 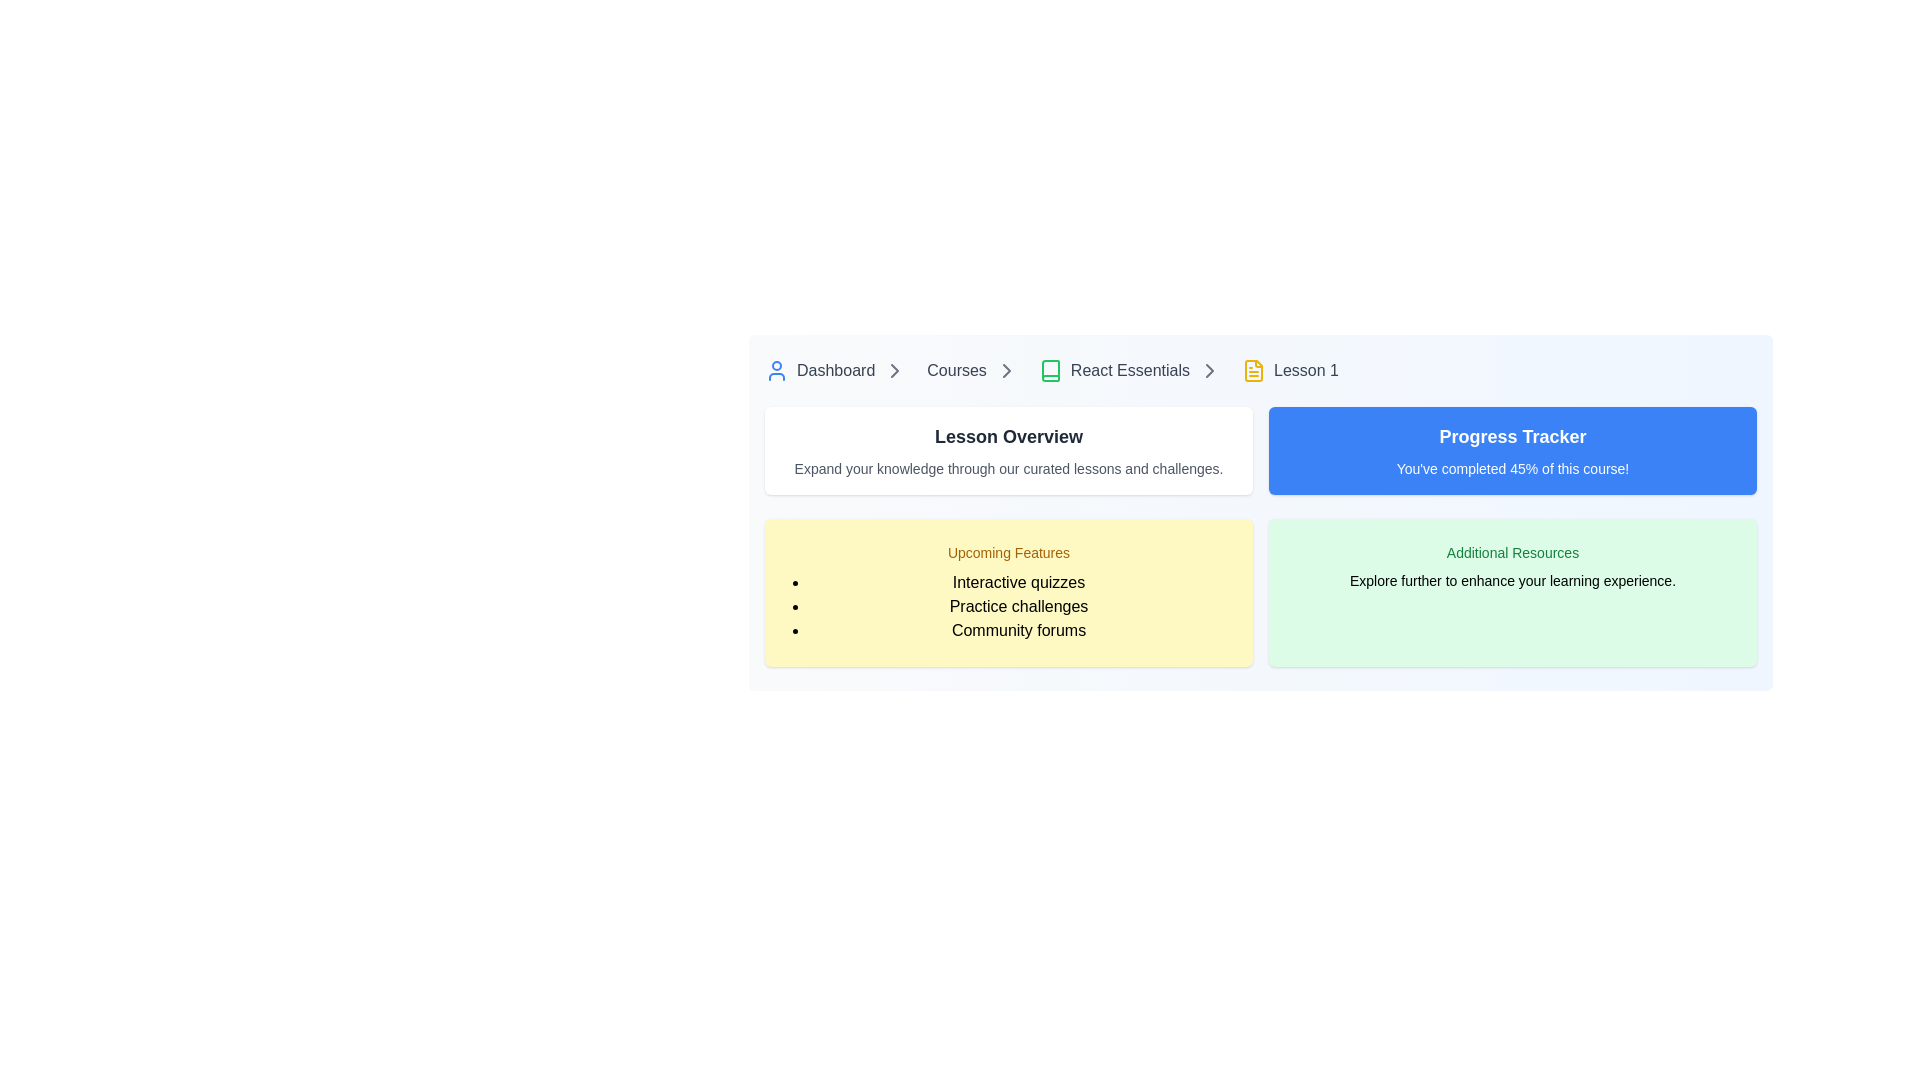 What do you see at coordinates (1008, 435) in the screenshot?
I see `the text label or section heading that serves as a title for the section below, located in the top-middle section of the interface` at bounding box center [1008, 435].